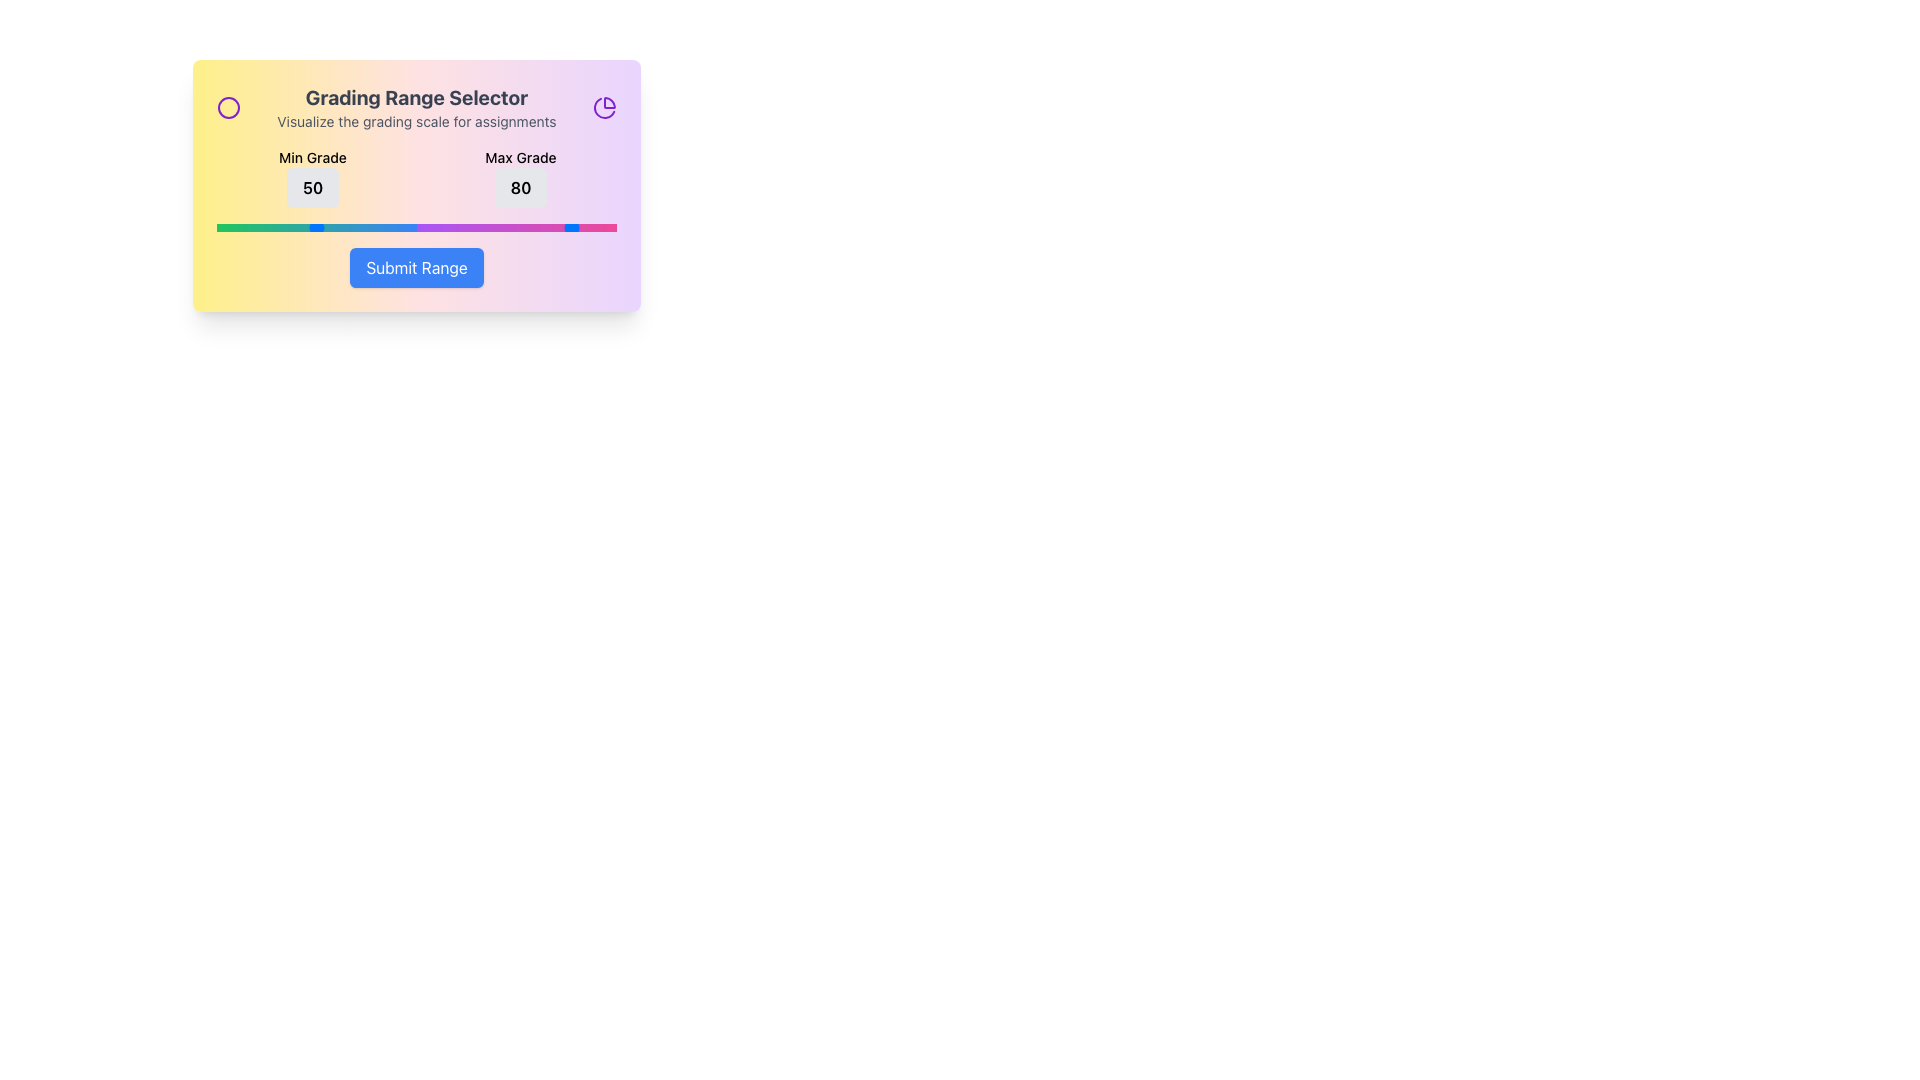 The width and height of the screenshot is (1920, 1080). Describe the element at coordinates (416, 122) in the screenshot. I see `the descriptive text element that provides context about the grading scale, located below the 'Grading Range Selector' title` at that location.